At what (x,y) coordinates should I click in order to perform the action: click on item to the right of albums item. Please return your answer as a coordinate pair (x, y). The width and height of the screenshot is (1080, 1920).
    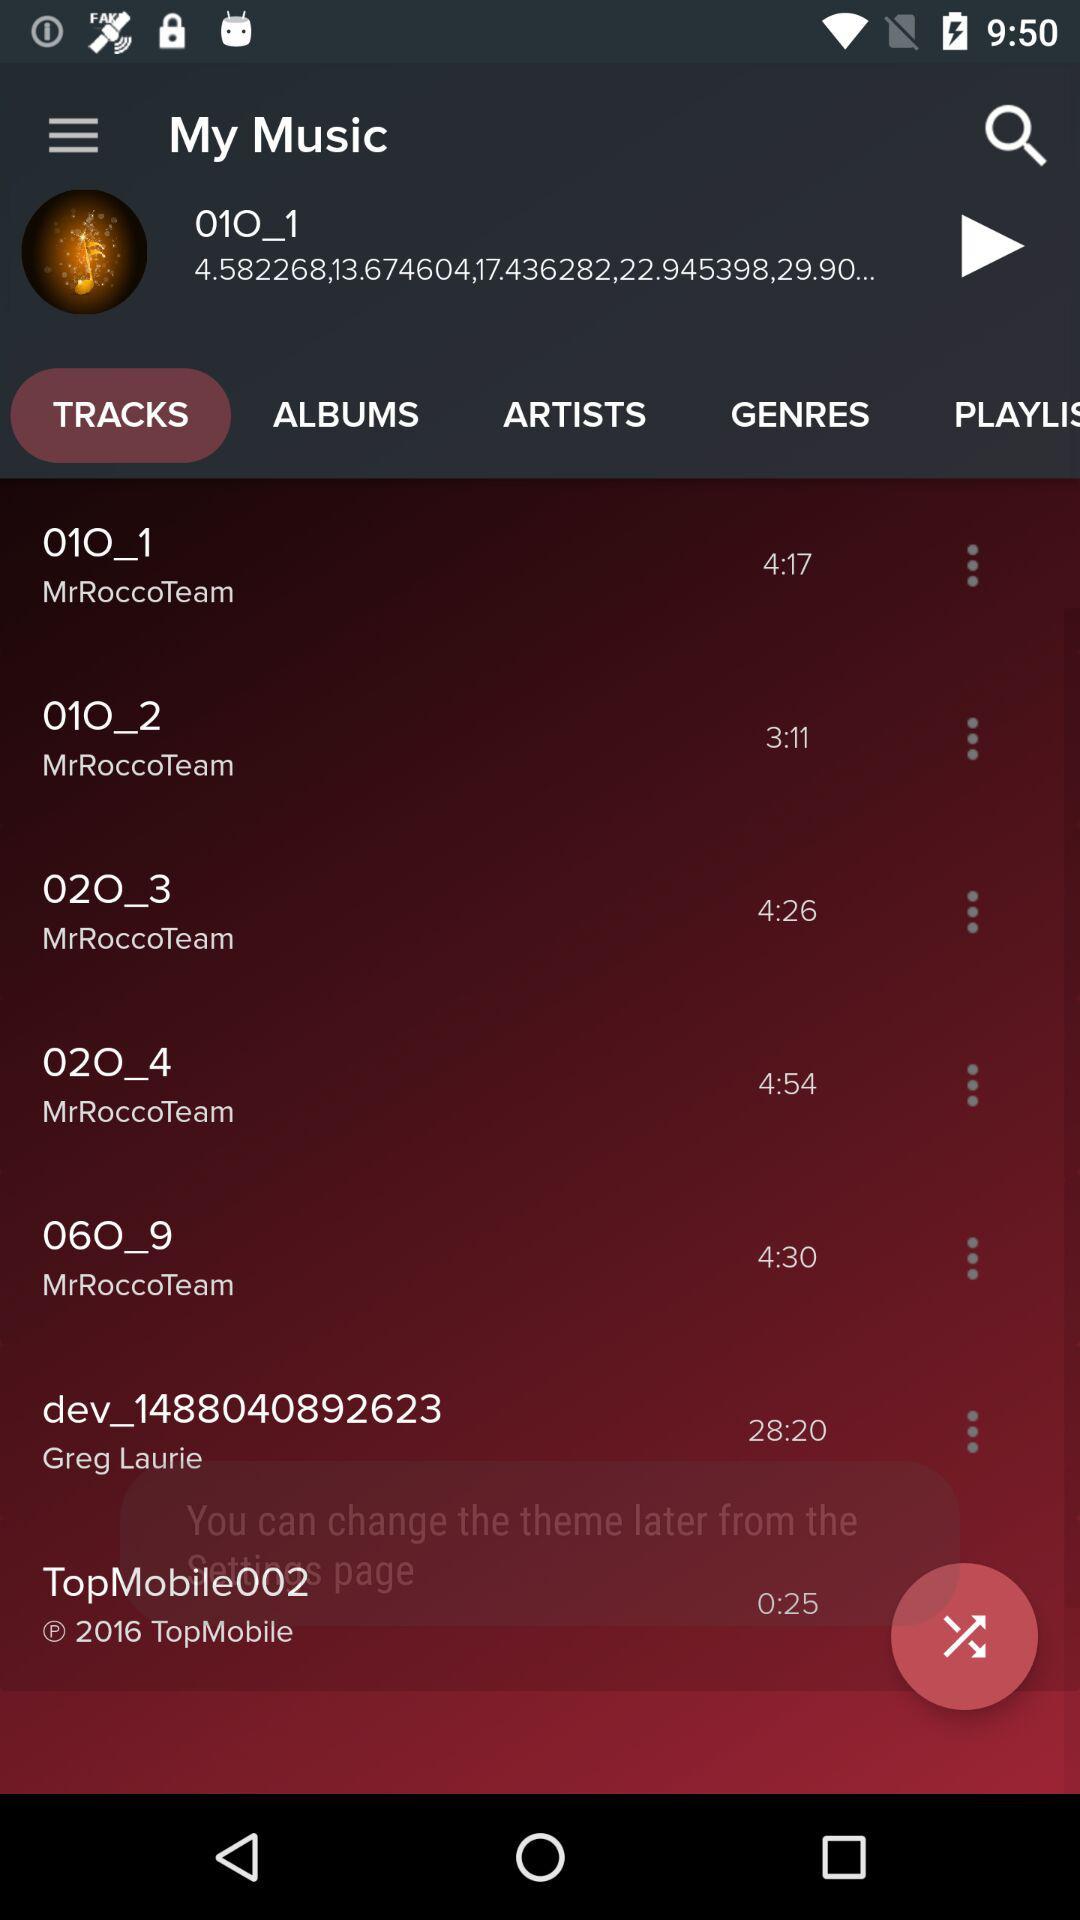
    Looking at the image, I should click on (574, 414).